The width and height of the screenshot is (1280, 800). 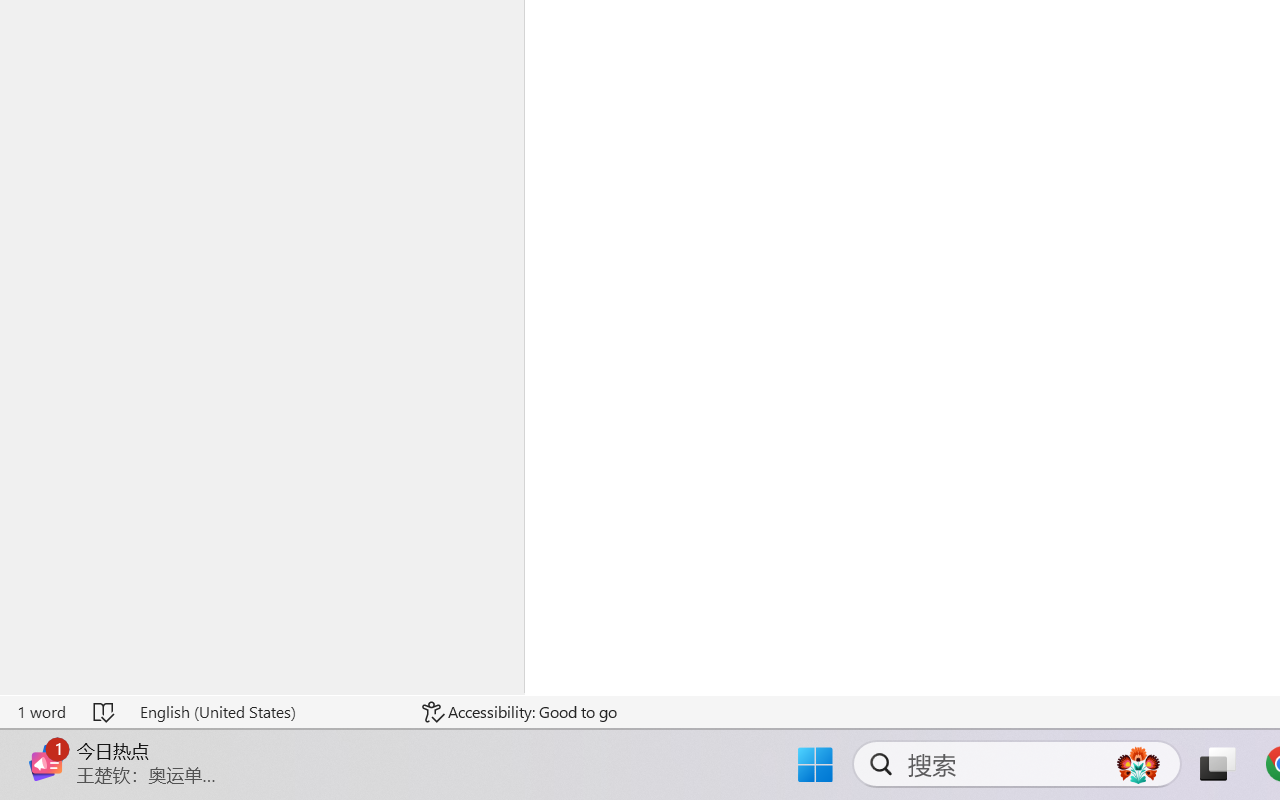 I want to click on 'Word Count 1 word', so click(x=41, y=711).